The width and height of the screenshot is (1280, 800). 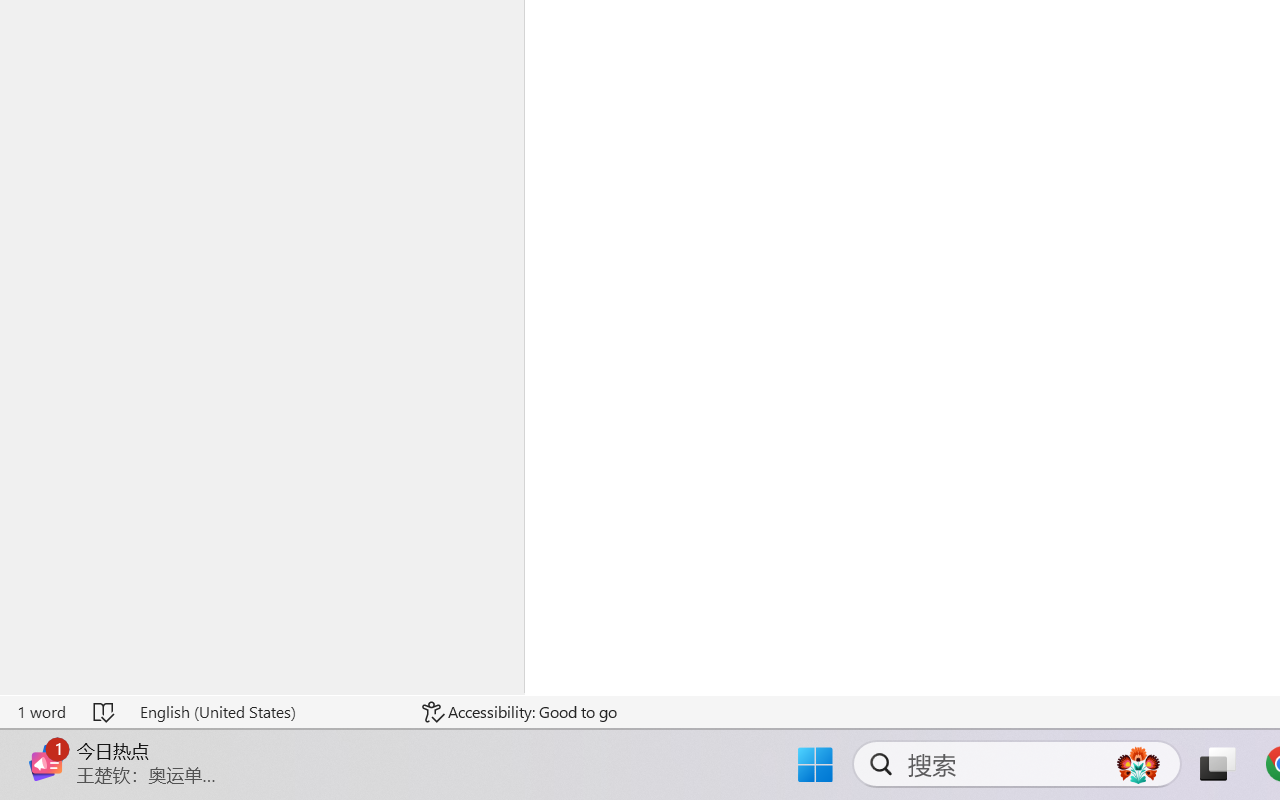 I want to click on 'Word Count 1 word', so click(x=41, y=711).